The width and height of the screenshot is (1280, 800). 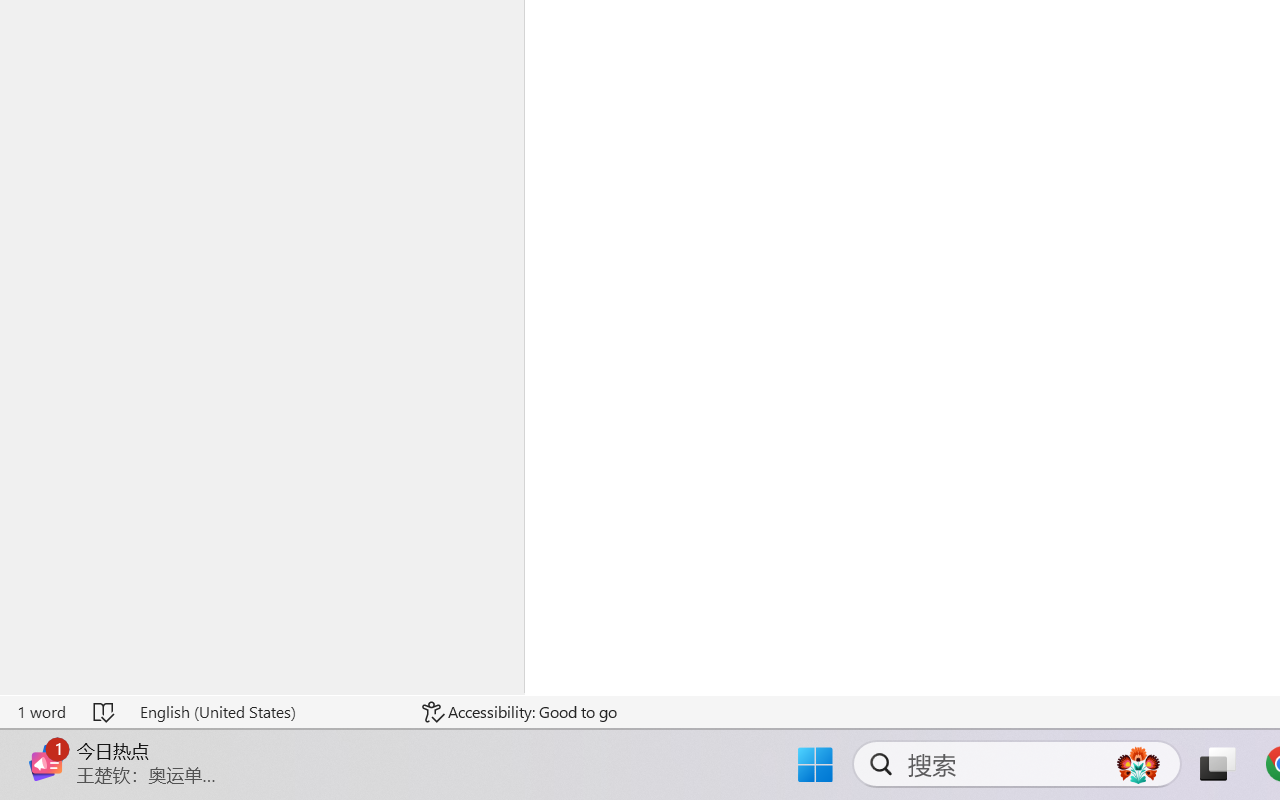 I want to click on 'Word Count 1 word', so click(x=41, y=711).